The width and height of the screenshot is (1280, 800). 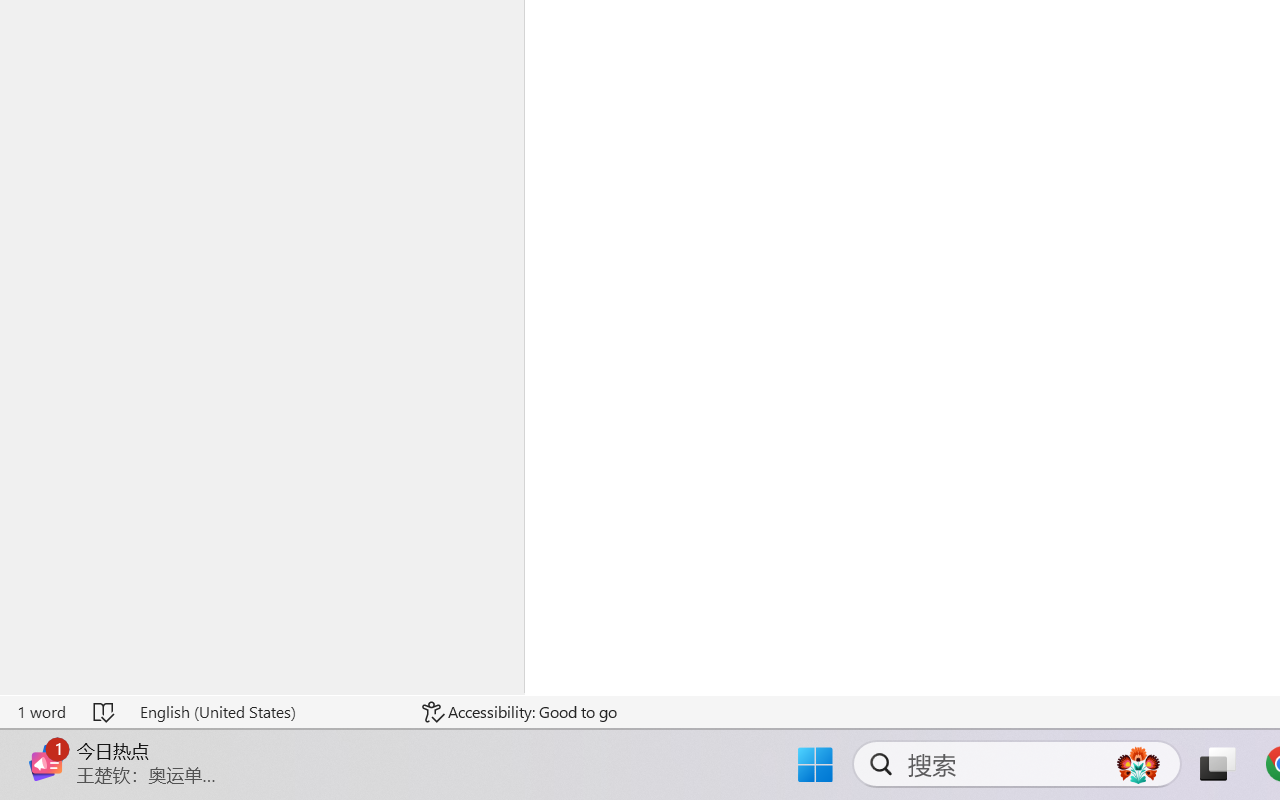 I want to click on 'Word Count 1 word', so click(x=41, y=711).